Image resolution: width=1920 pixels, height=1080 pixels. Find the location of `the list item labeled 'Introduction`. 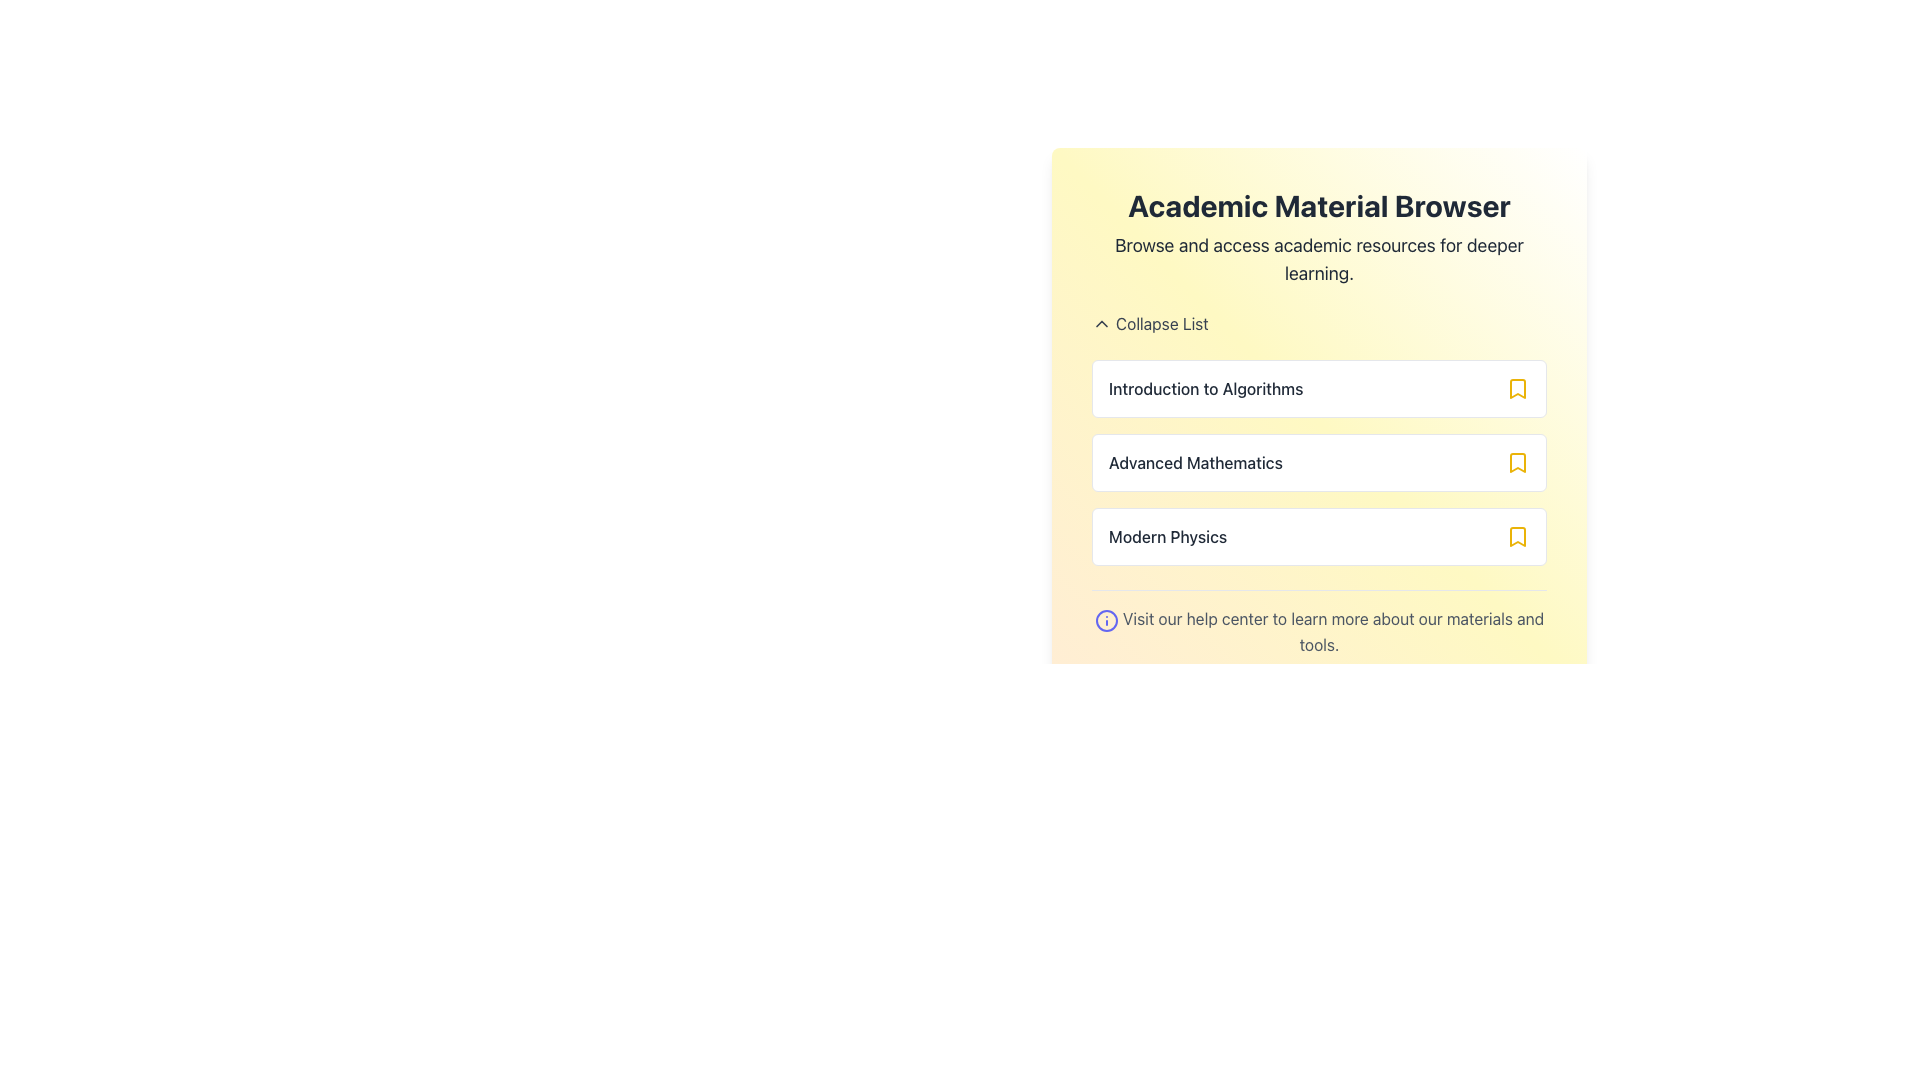

the list item labeled 'Introduction is located at coordinates (1319, 393).